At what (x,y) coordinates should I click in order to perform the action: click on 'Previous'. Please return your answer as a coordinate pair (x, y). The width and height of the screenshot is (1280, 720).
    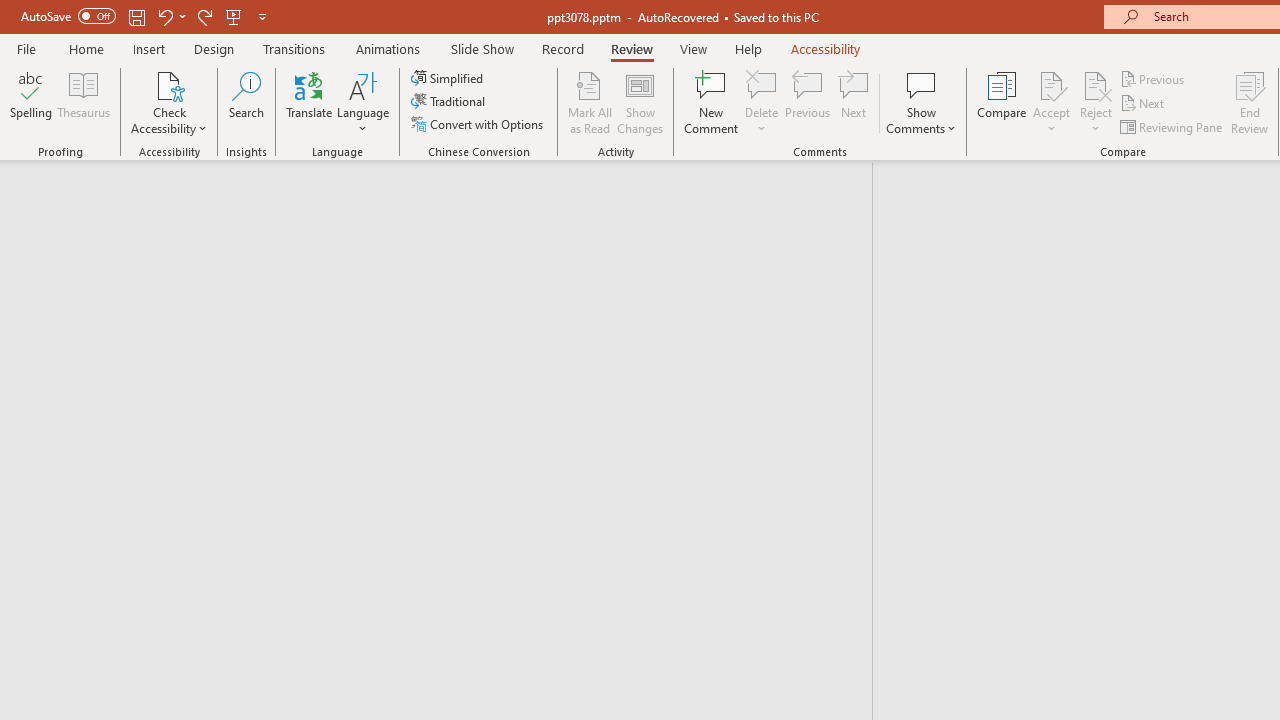
    Looking at the image, I should click on (1153, 78).